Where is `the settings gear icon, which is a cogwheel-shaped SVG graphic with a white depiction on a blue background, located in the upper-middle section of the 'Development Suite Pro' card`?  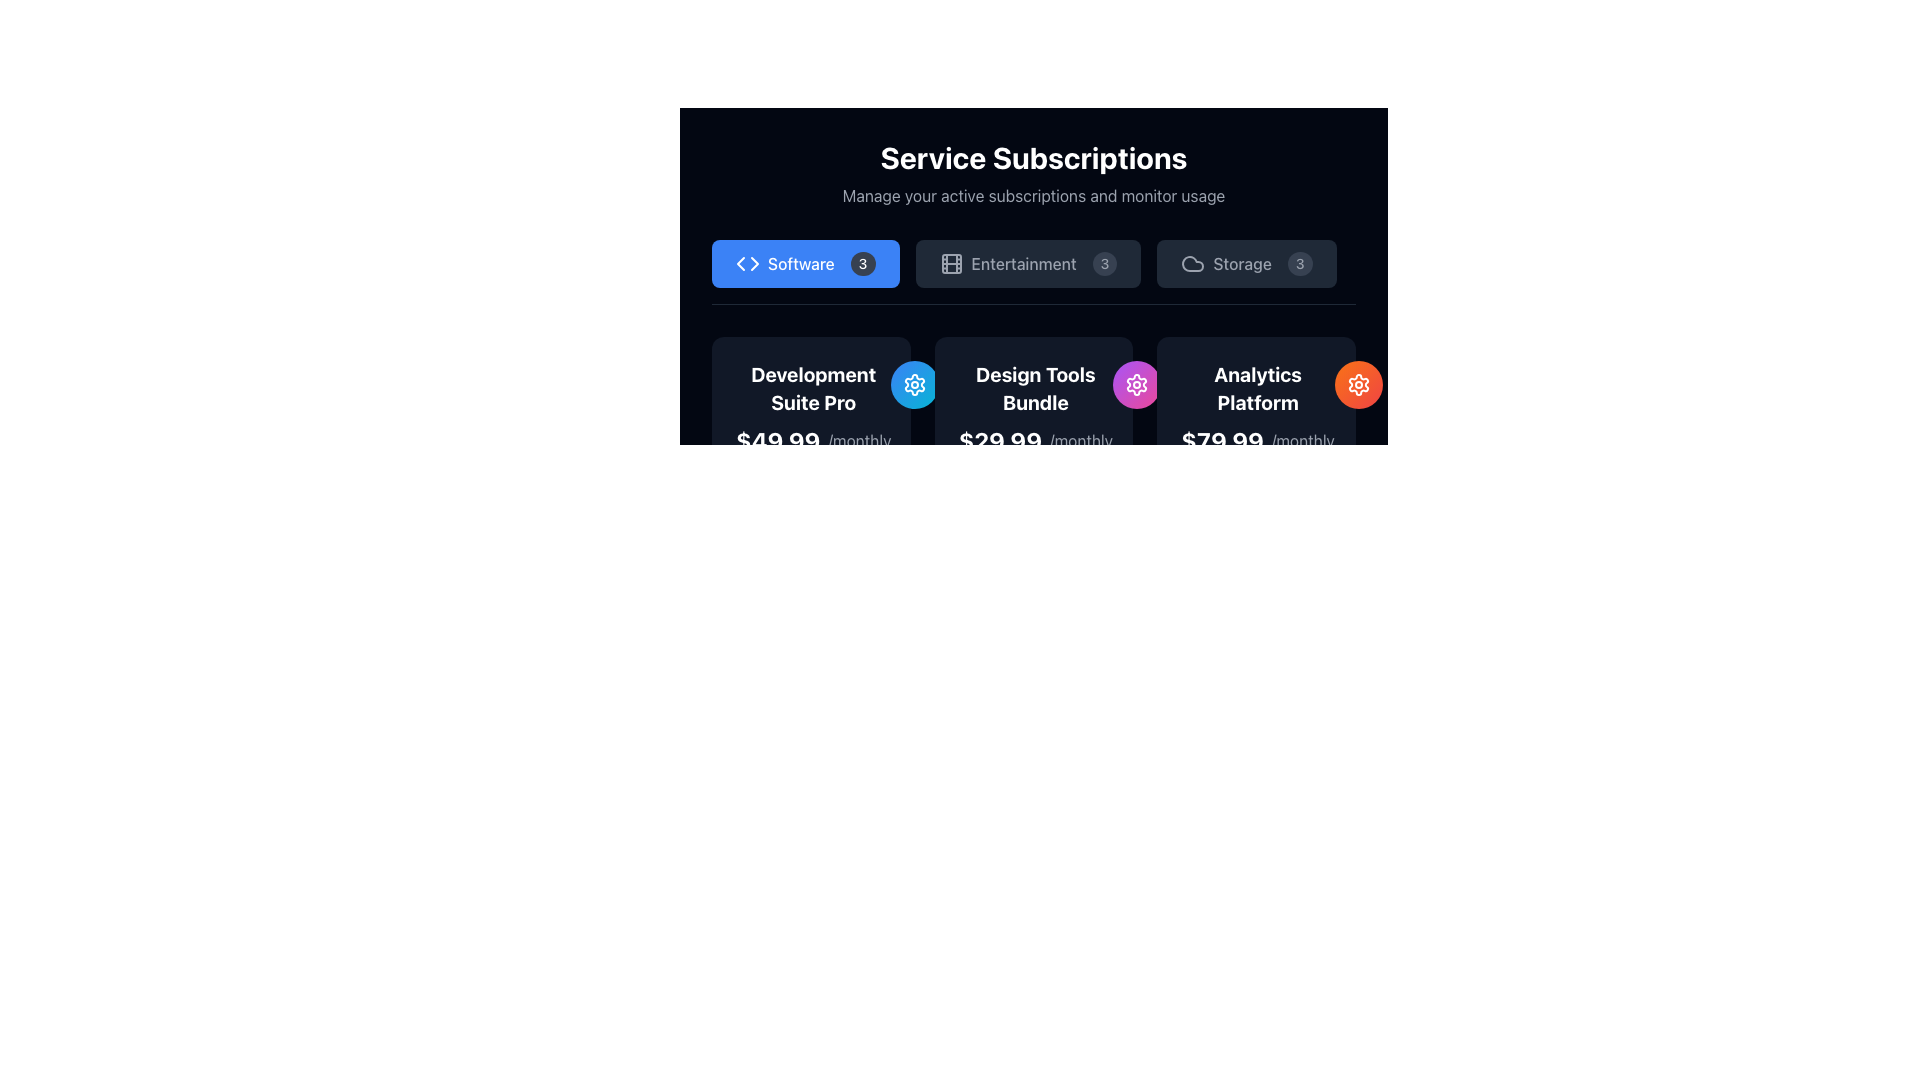 the settings gear icon, which is a cogwheel-shaped SVG graphic with a white depiction on a blue background, located in the upper-middle section of the 'Development Suite Pro' card is located at coordinates (914, 385).